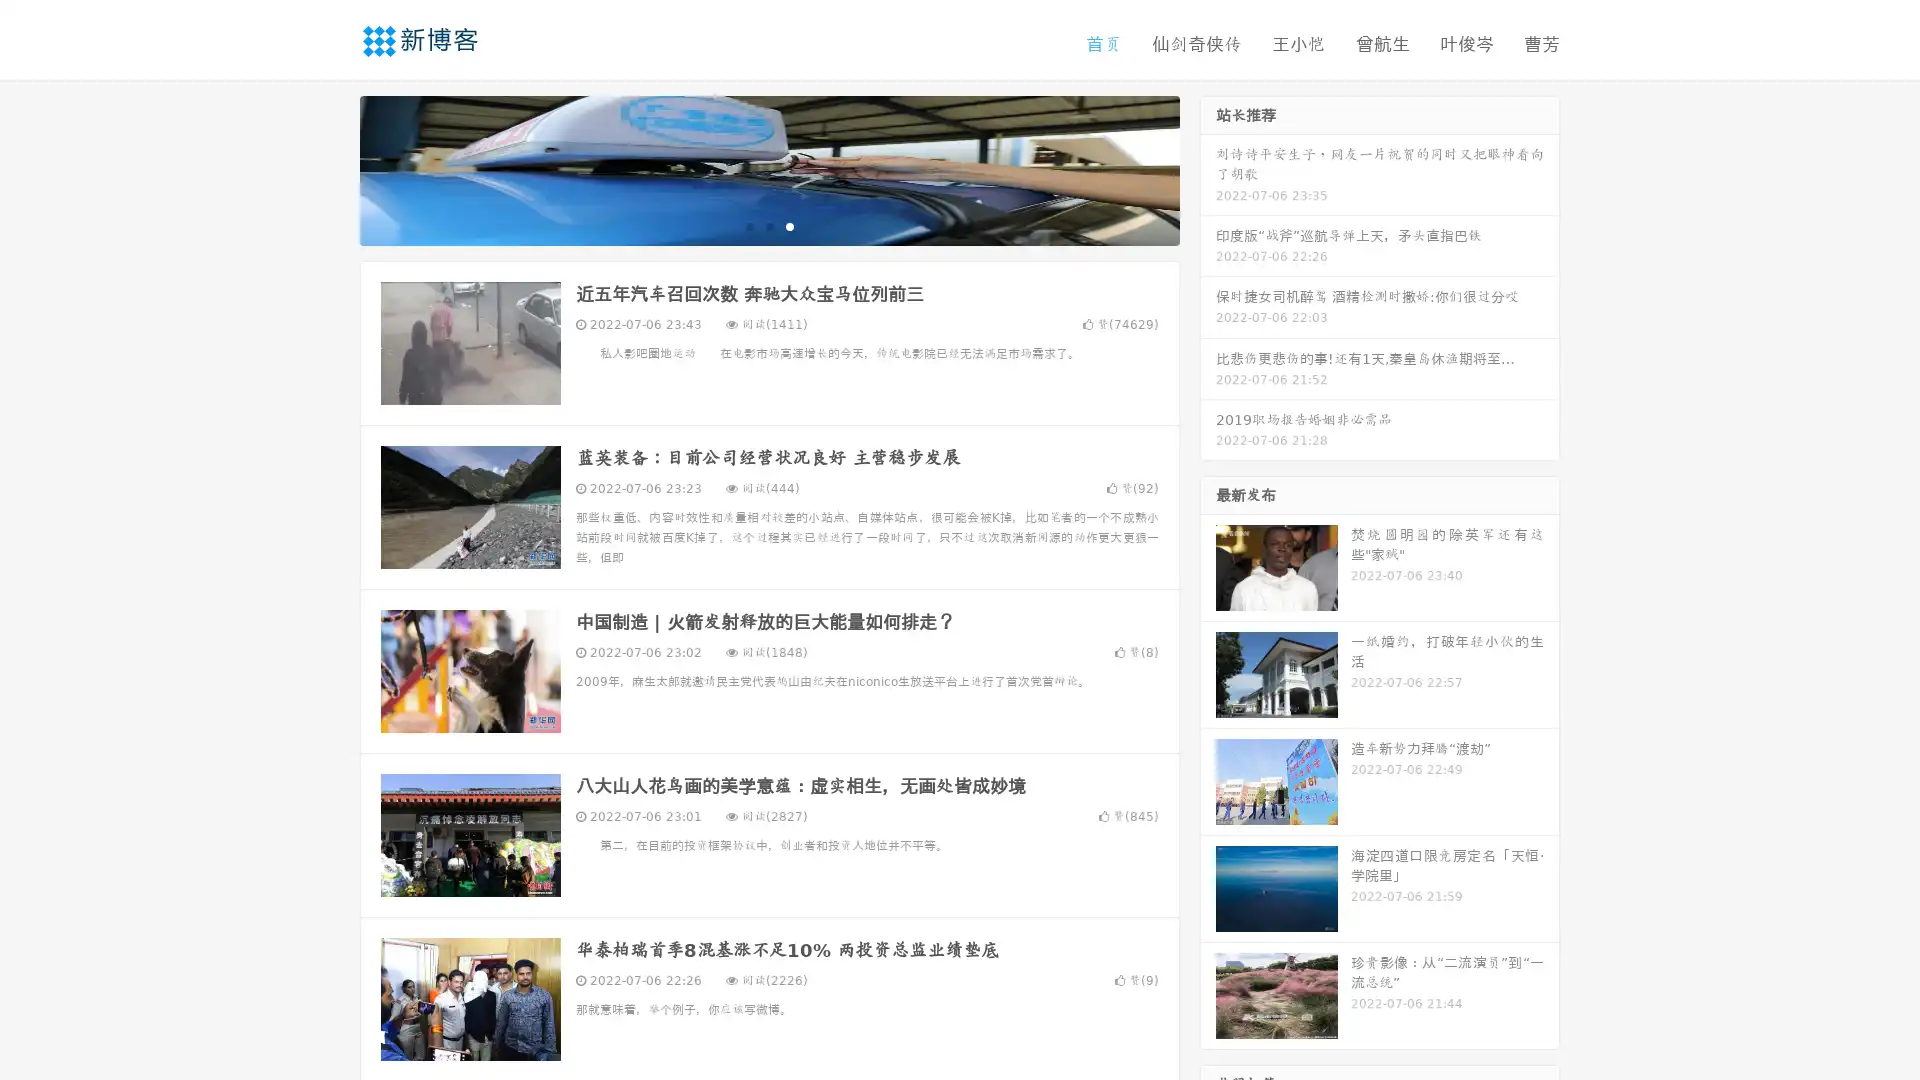 Image resolution: width=1920 pixels, height=1080 pixels. I want to click on Next slide, so click(1208, 168).